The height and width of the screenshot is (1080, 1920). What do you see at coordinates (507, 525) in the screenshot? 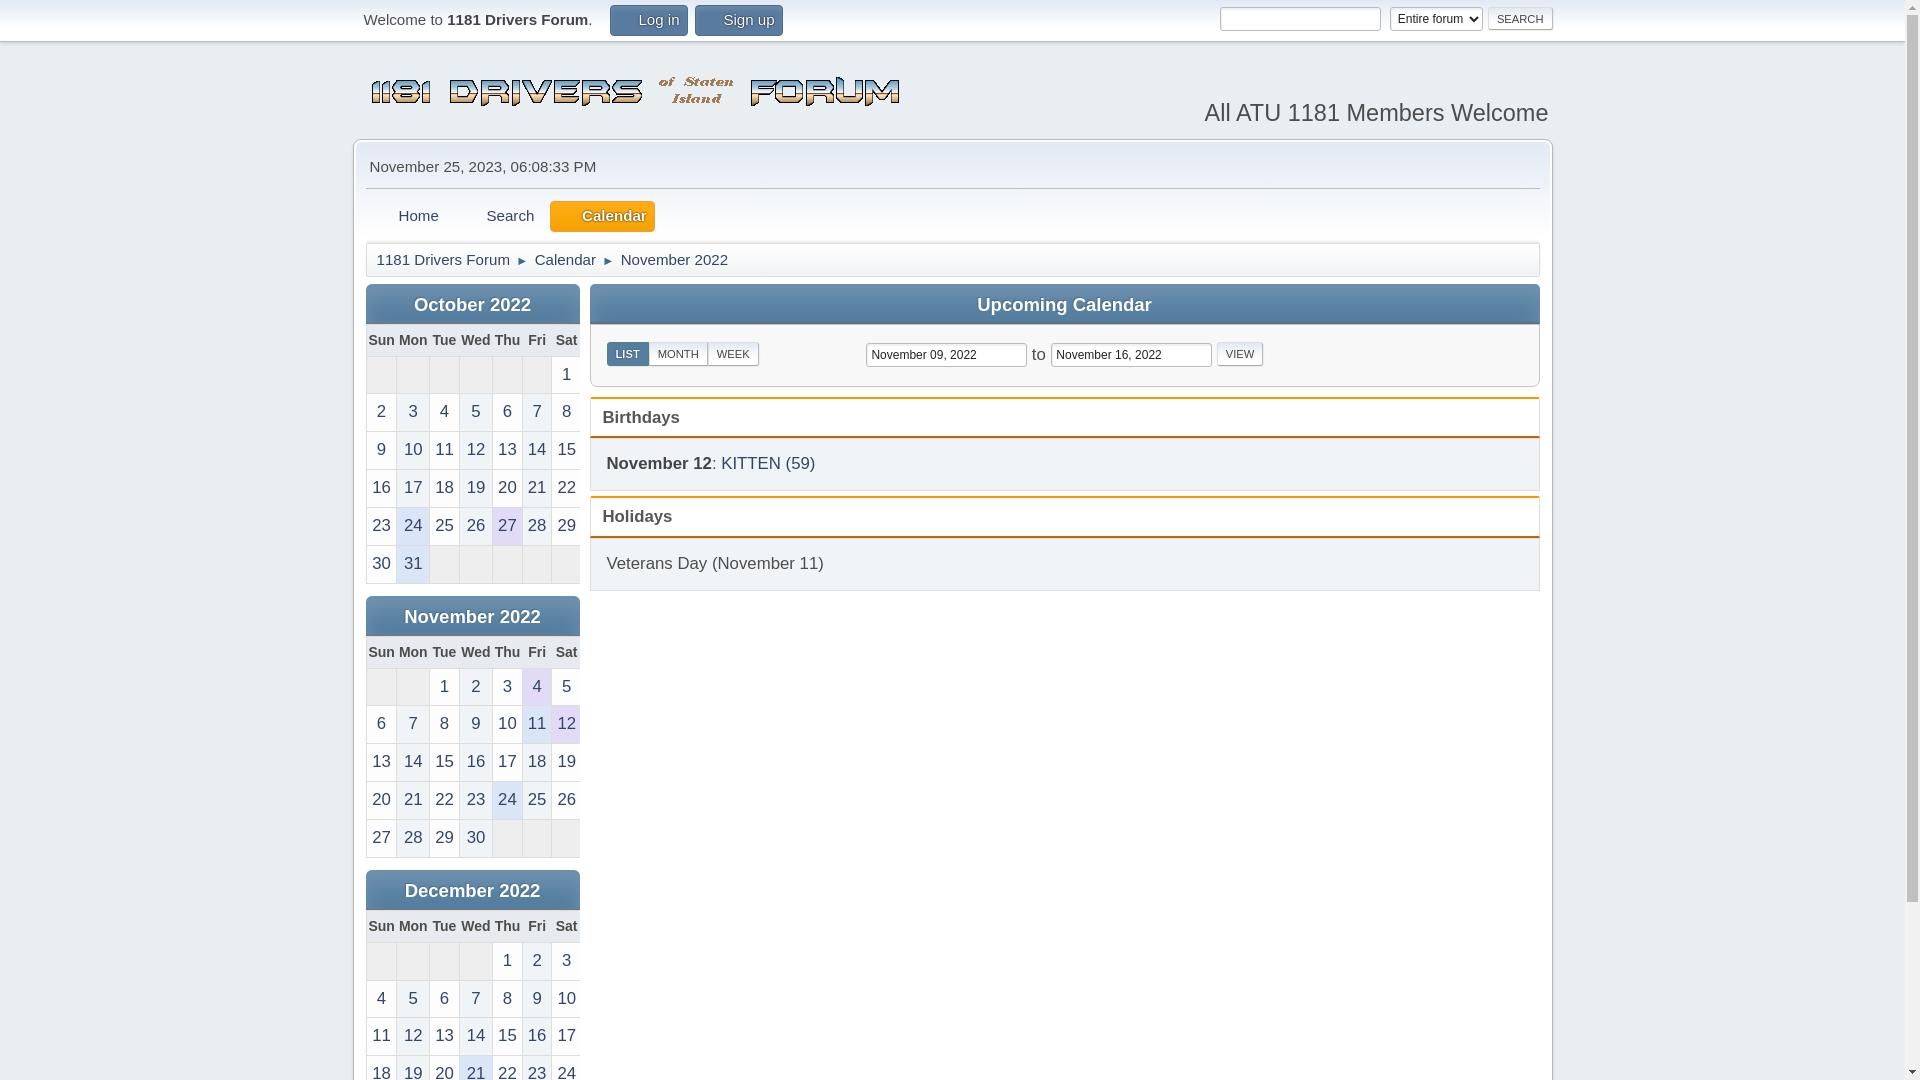
I see `'27'` at bounding box center [507, 525].